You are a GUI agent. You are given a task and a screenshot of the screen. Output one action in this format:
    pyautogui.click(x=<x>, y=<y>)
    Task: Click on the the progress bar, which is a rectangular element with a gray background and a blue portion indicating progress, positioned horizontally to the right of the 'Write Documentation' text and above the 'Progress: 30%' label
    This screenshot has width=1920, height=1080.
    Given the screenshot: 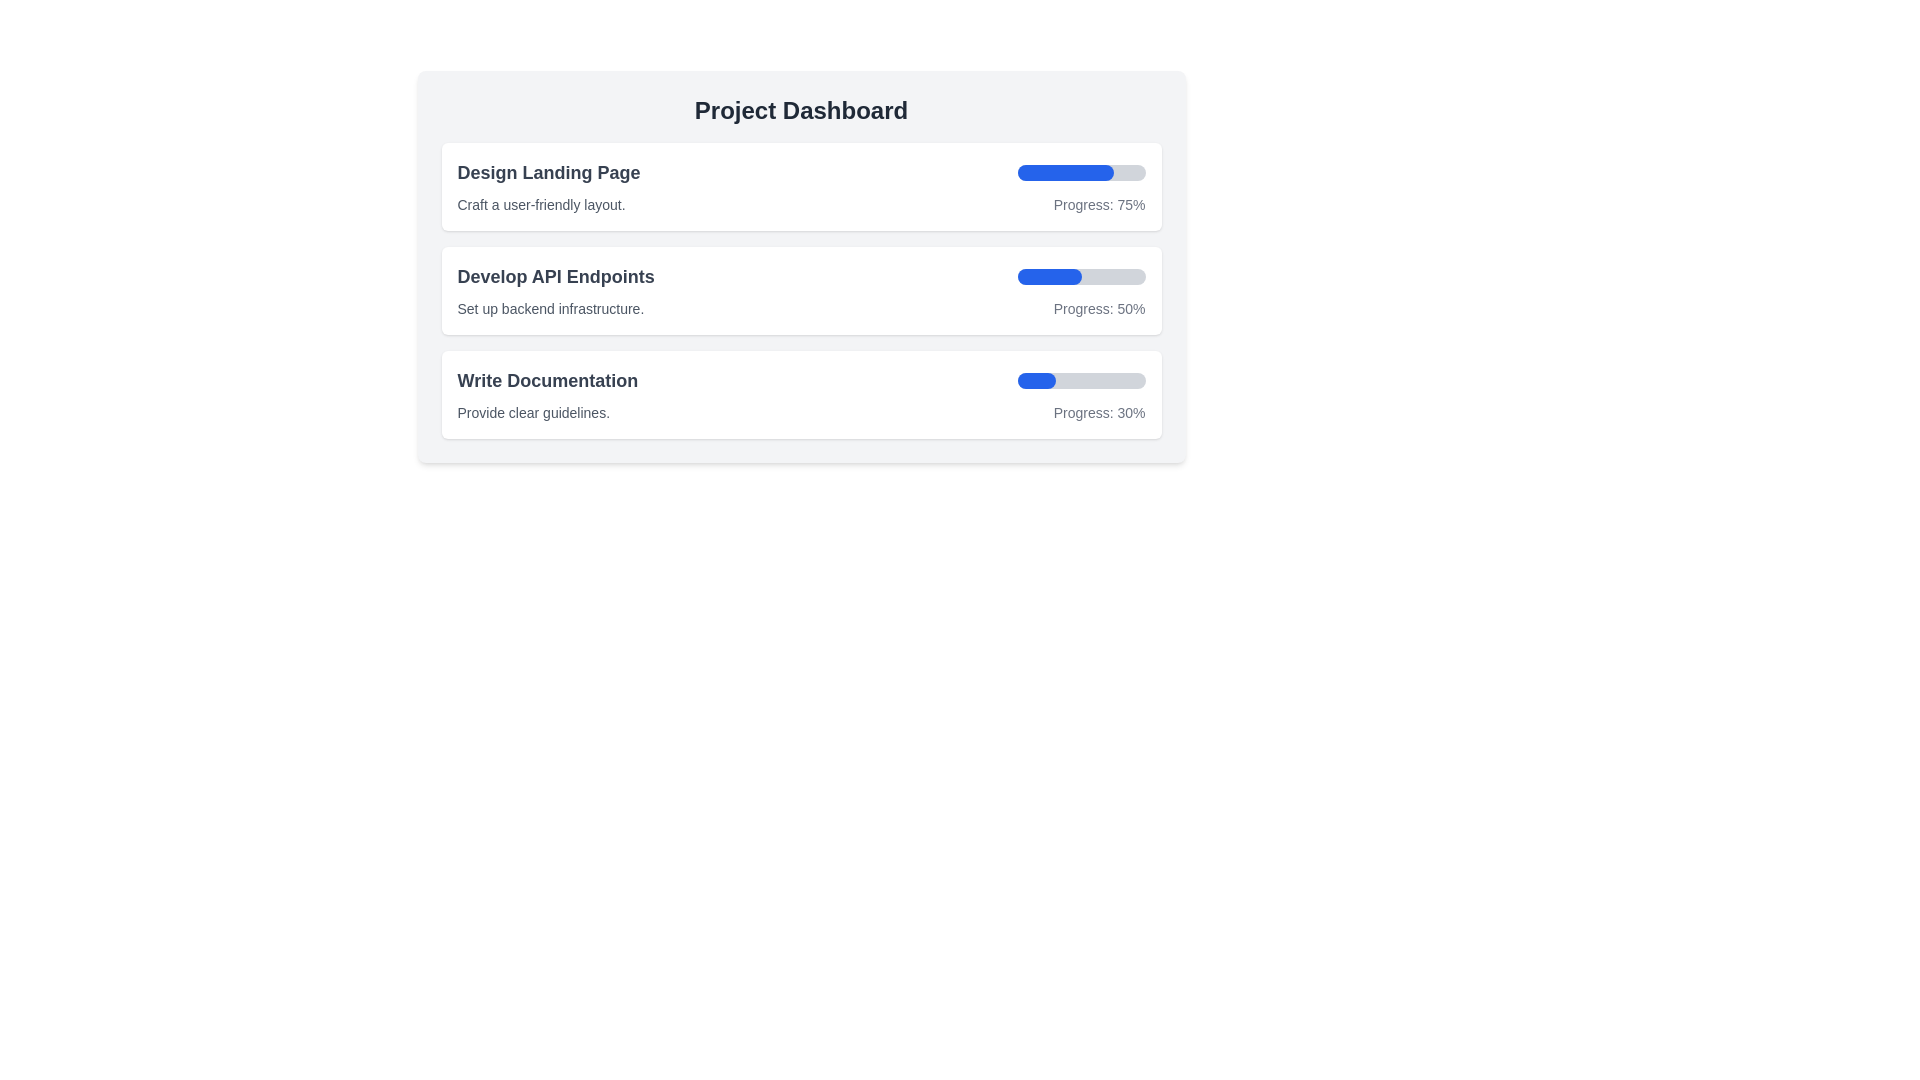 What is the action you would take?
    pyautogui.click(x=1080, y=381)
    